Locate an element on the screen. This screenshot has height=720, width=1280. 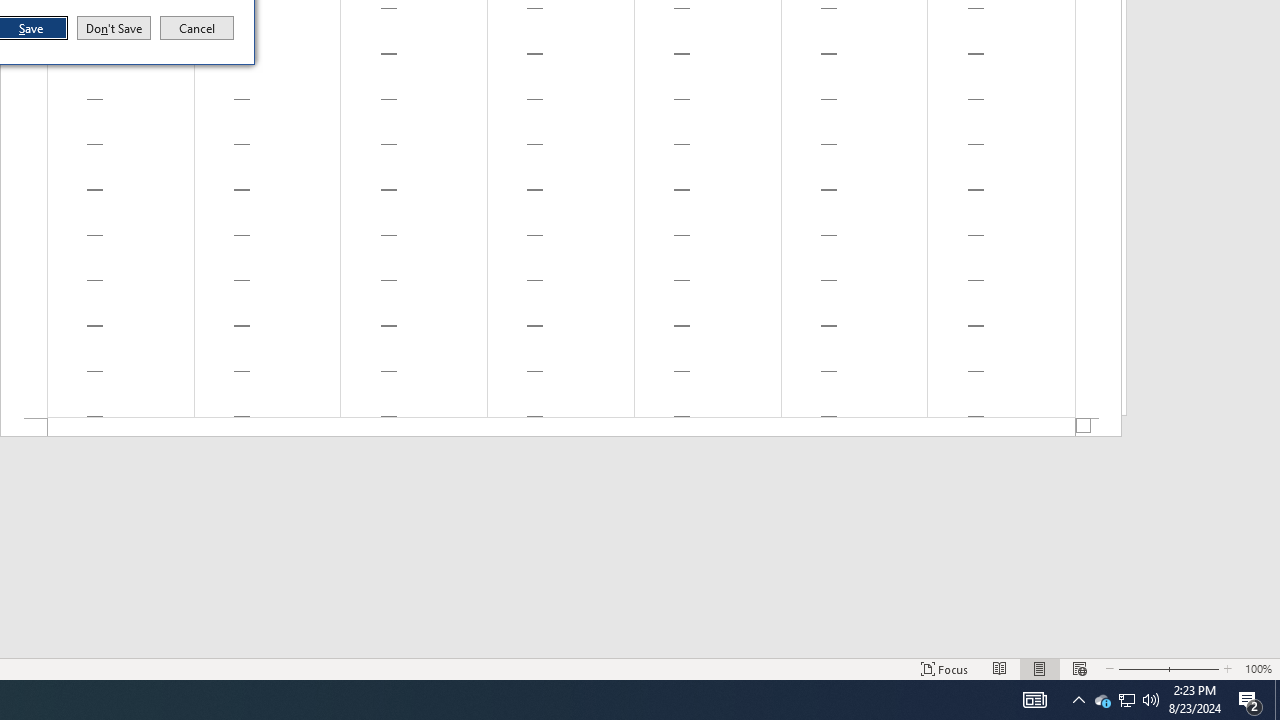
'Focus ' is located at coordinates (943, 669).